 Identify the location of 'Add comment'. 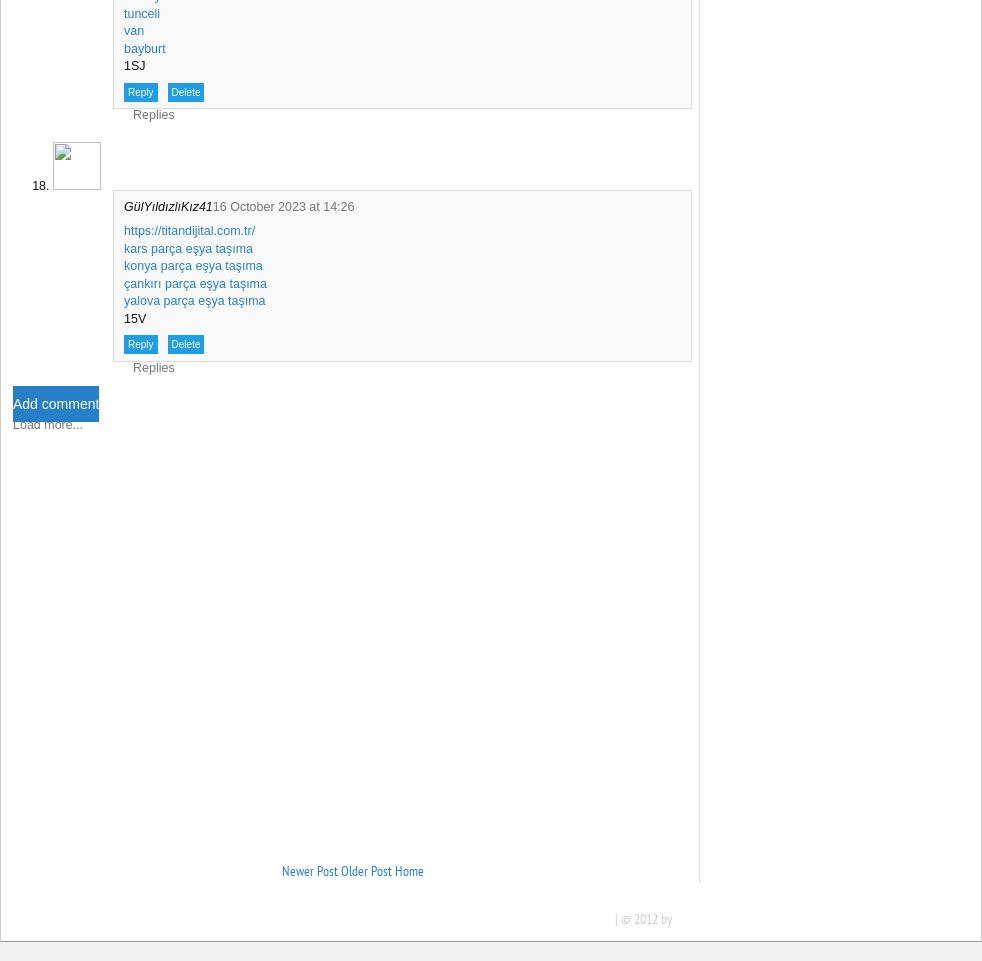
(54, 404).